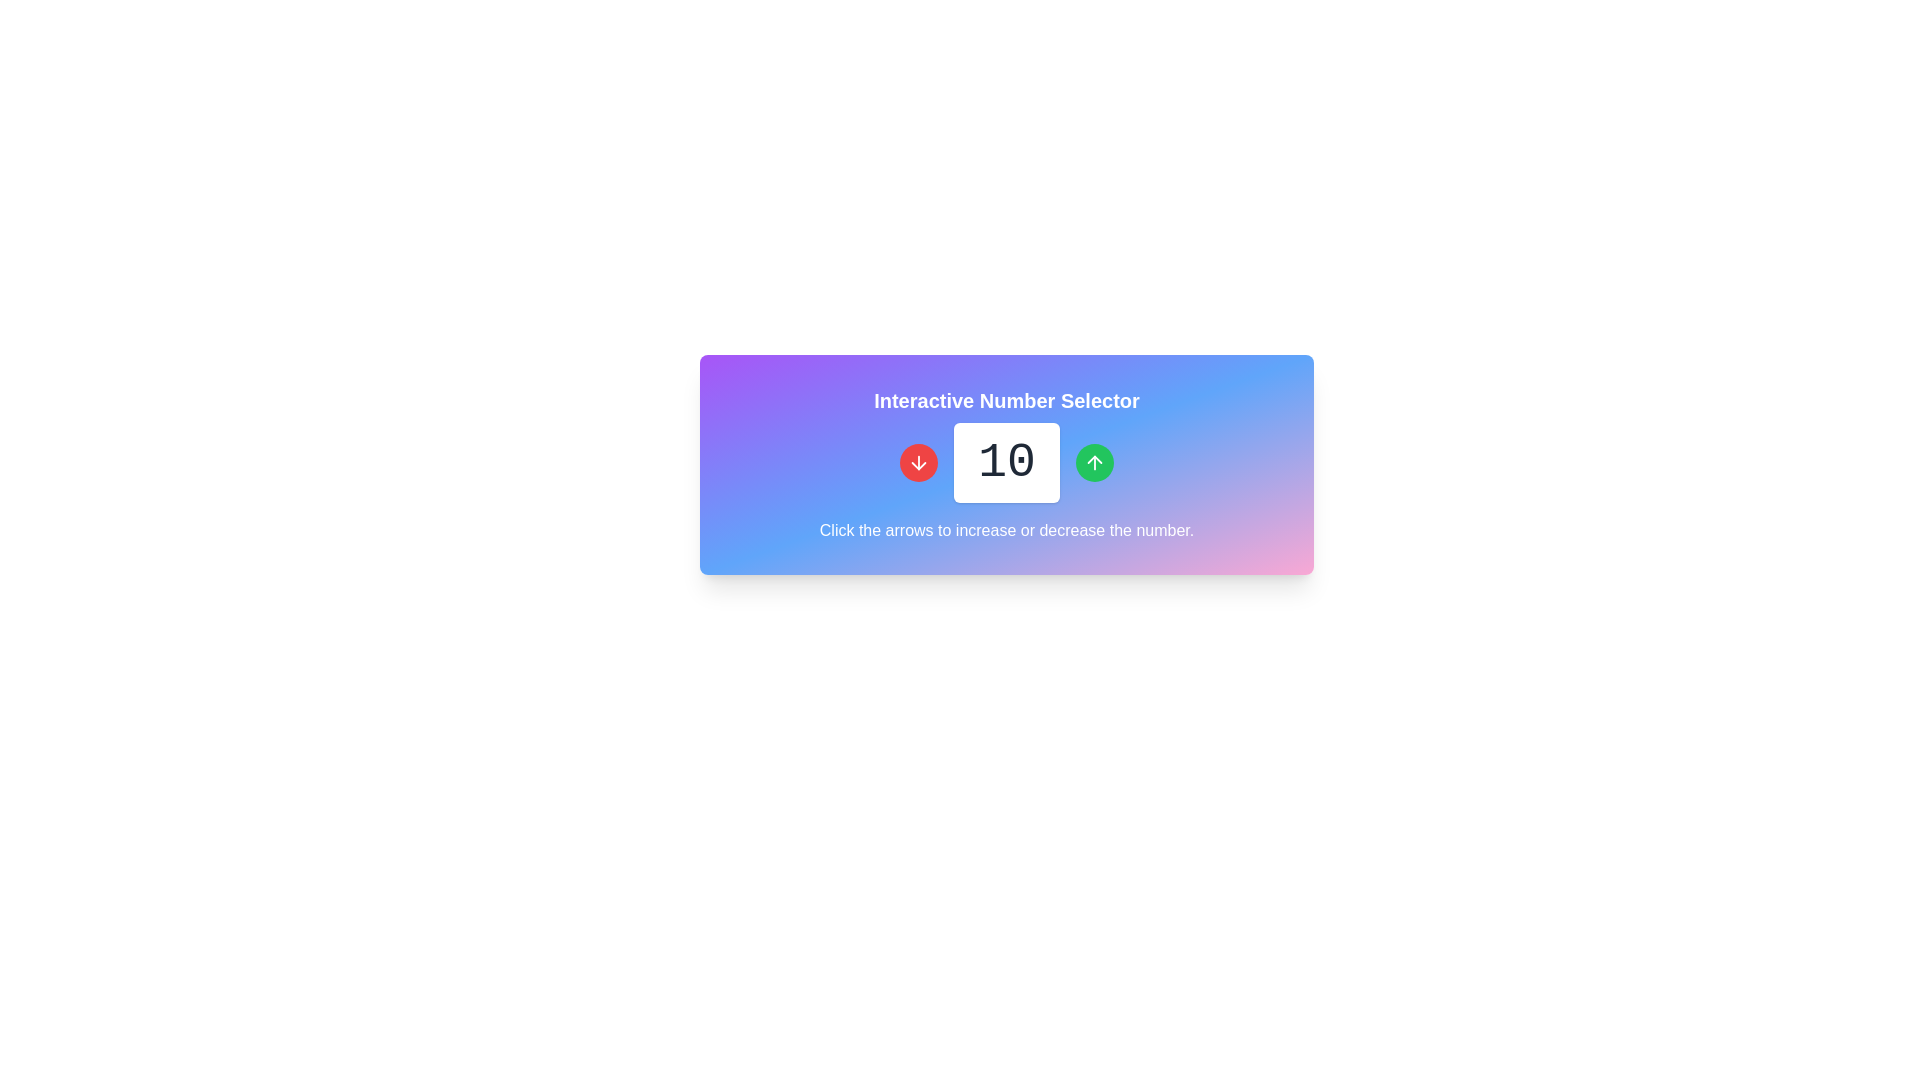 The image size is (1920, 1080). I want to click on the button that decreases the value in the adjacent numeric input field, located on the left side of the interface within the number selector panel, so click(918, 462).